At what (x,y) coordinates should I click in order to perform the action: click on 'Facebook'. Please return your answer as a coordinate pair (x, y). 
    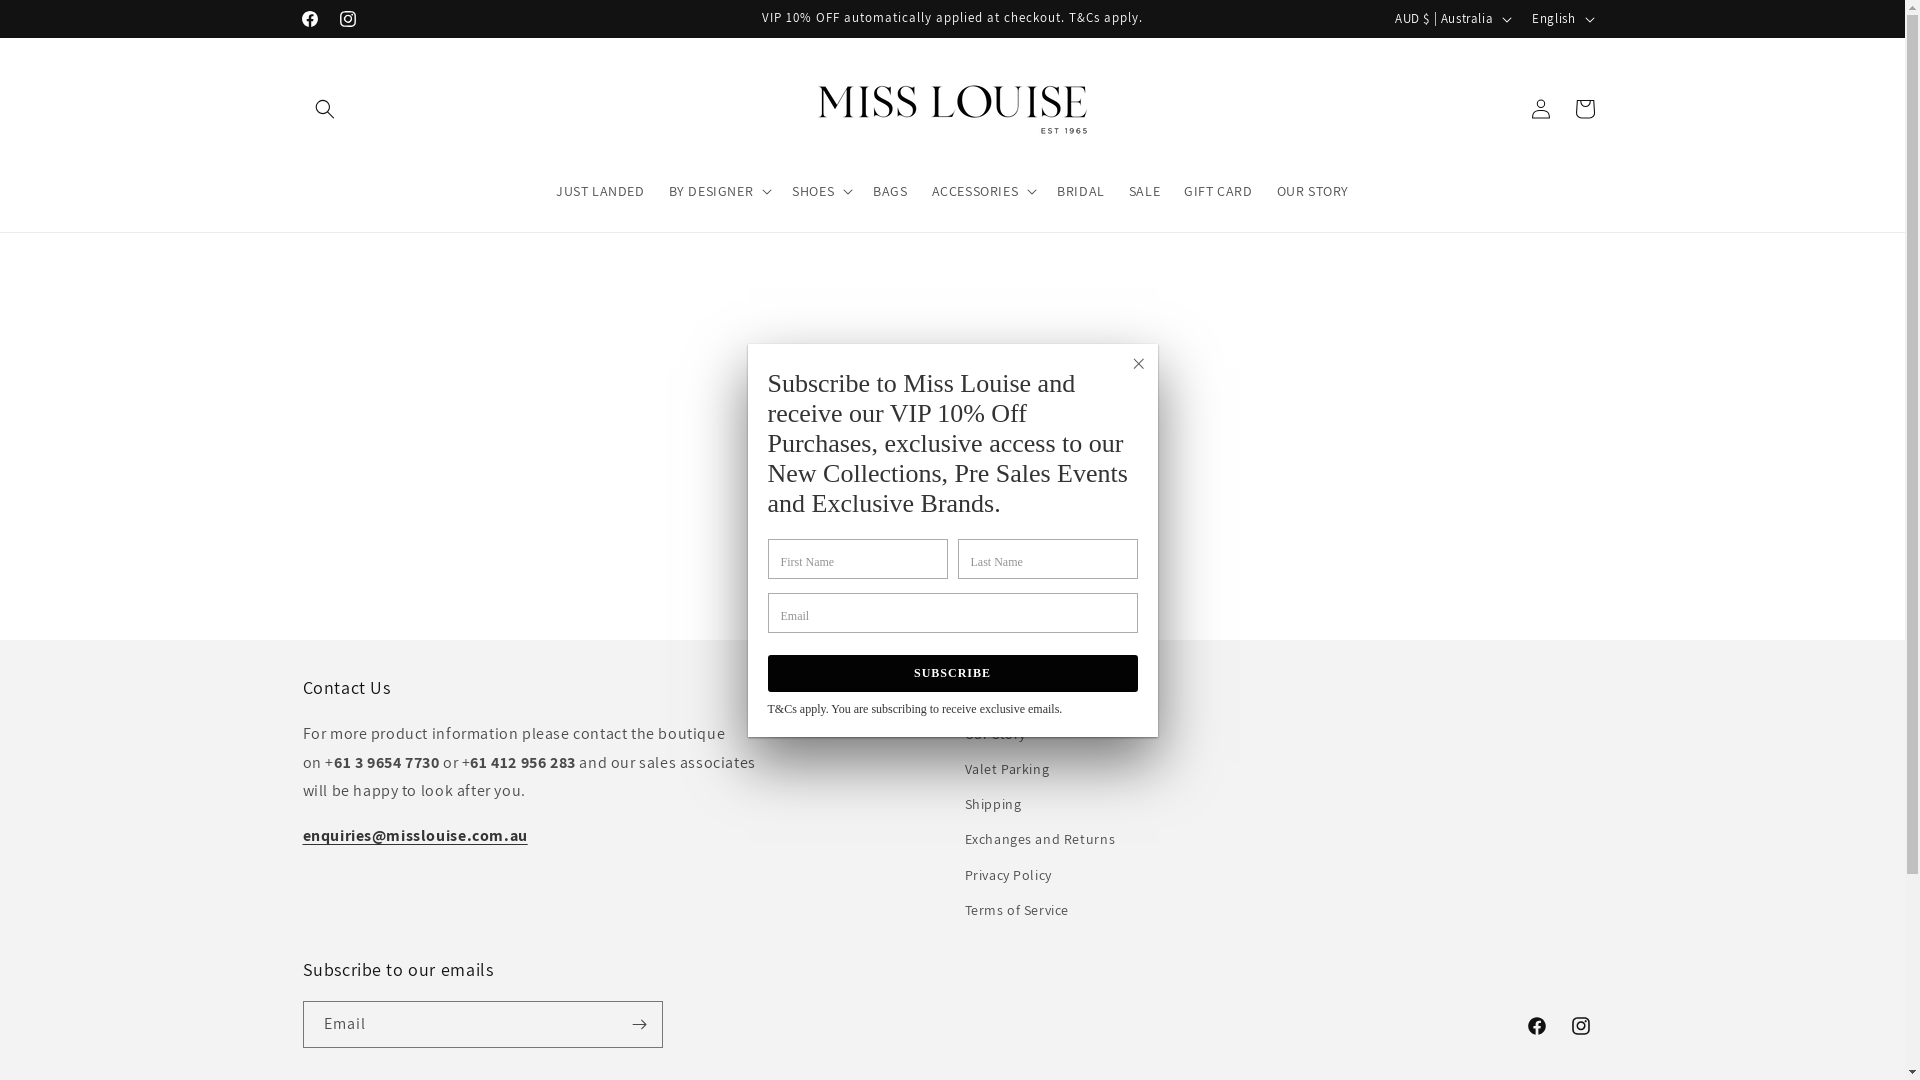
    Looking at the image, I should click on (1535, 1026).